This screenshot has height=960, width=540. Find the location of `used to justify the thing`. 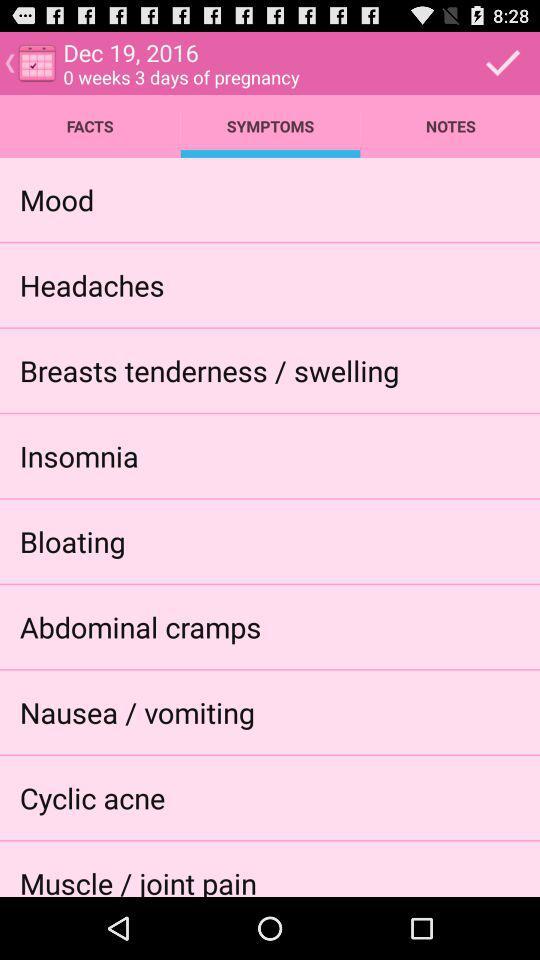

used to justify the thing is located at coordinates (502, 62).